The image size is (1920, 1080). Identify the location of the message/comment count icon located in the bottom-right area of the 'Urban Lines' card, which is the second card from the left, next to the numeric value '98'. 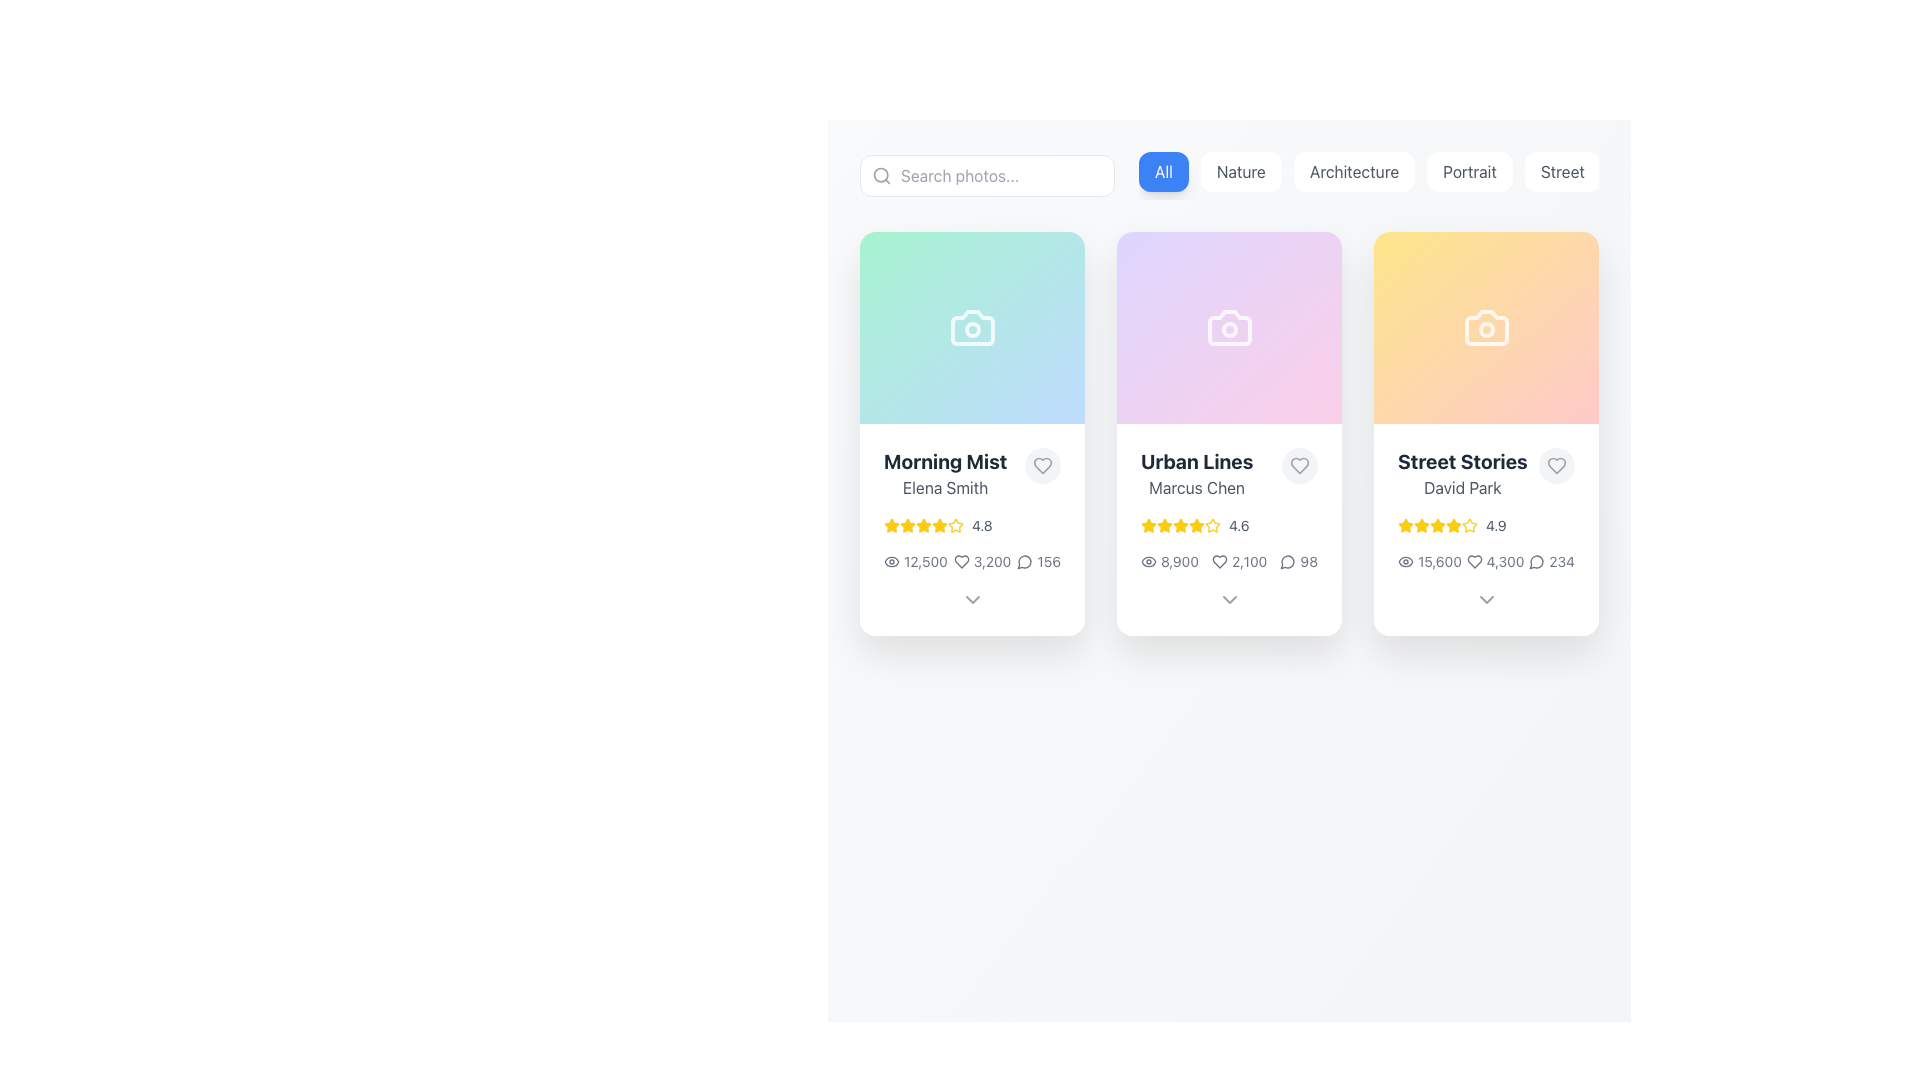
(1288, 562).